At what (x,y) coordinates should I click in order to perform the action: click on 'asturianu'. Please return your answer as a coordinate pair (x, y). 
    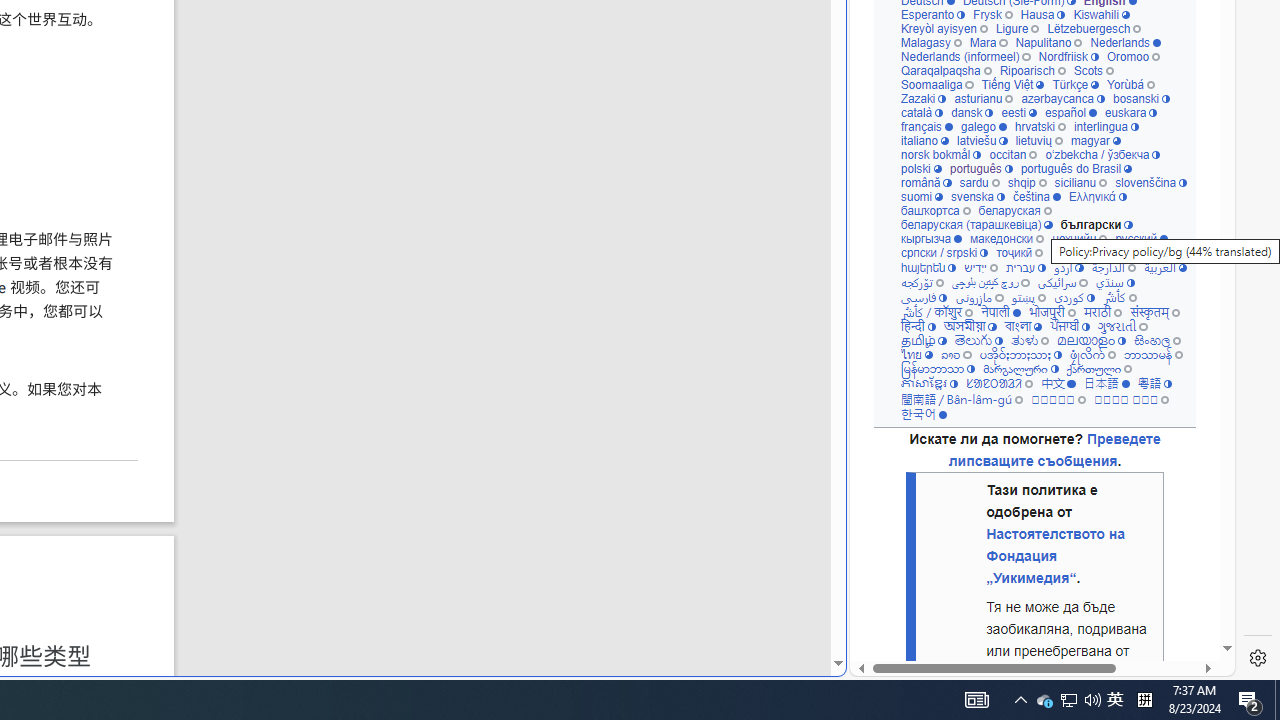
    Looking at the image, I should click on (983, 98).